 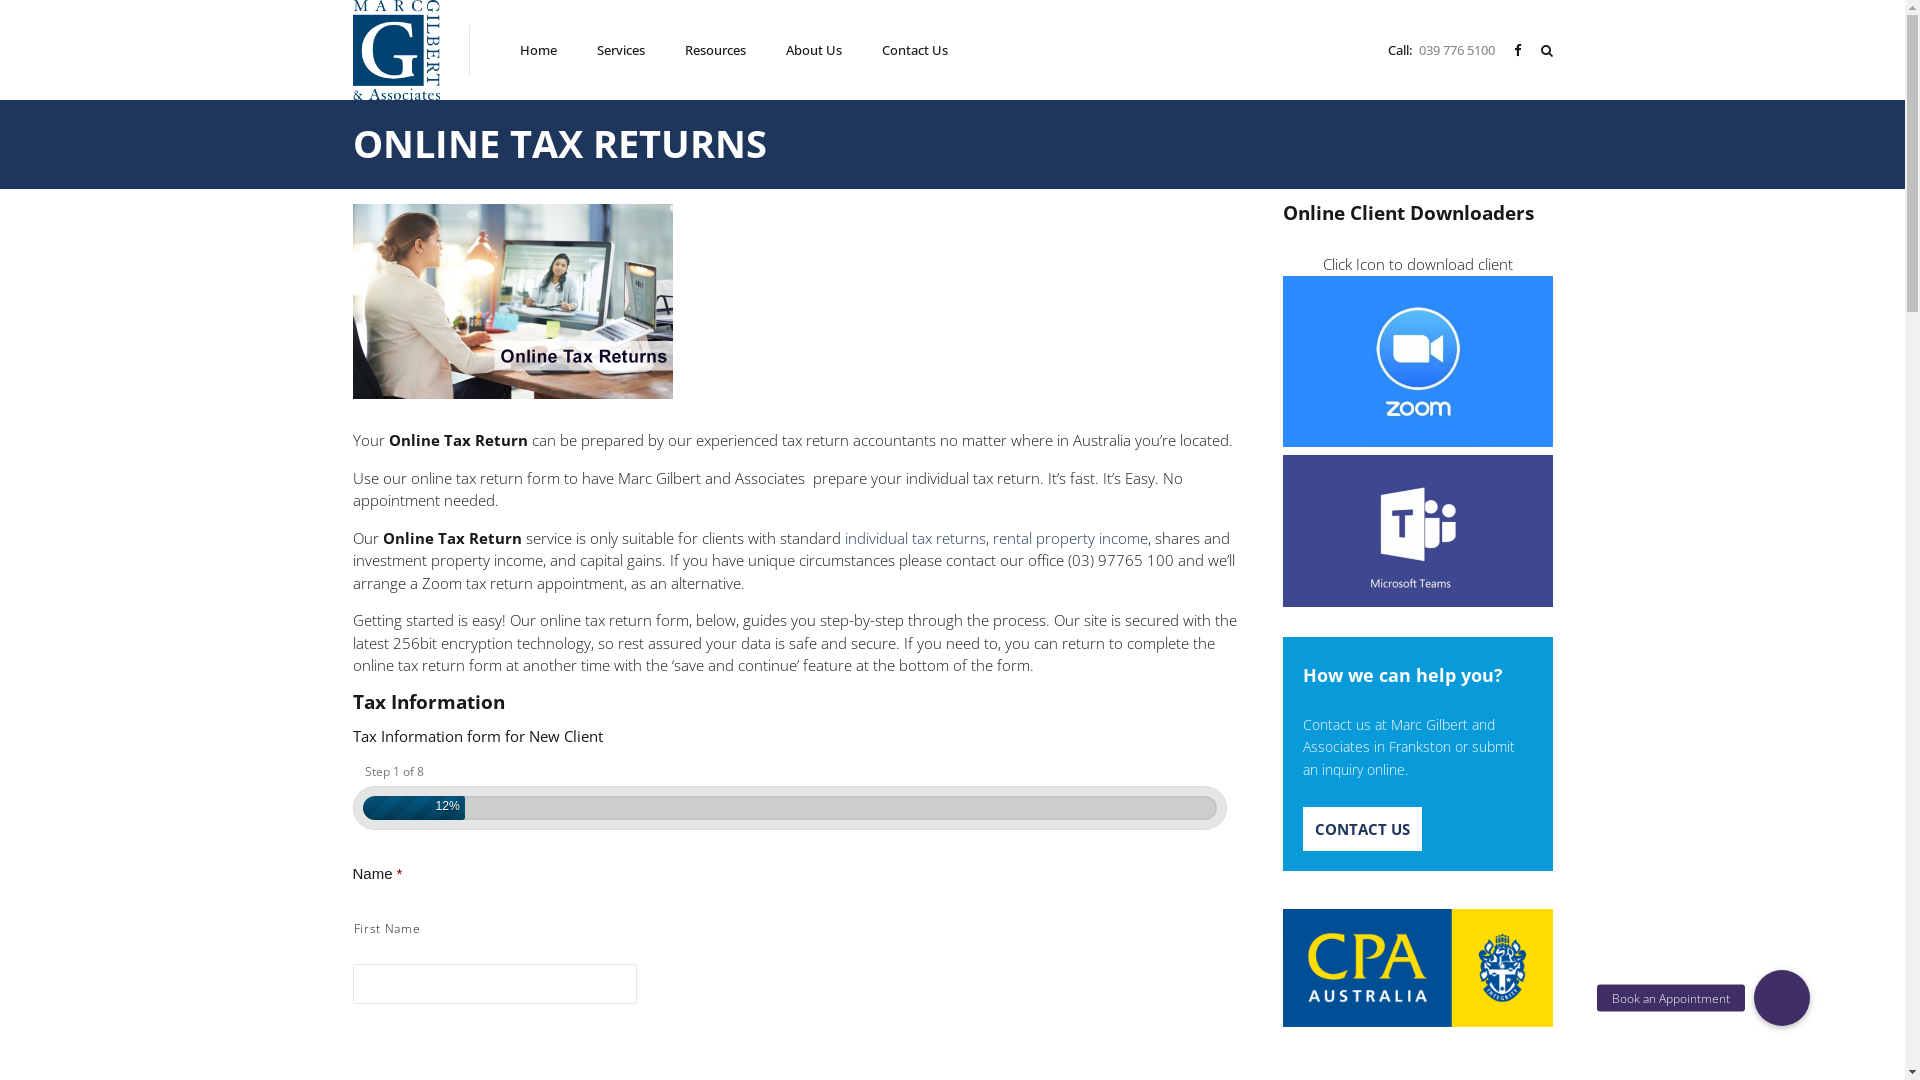 What do you see at coordinates (619, 49) in the screenshot?
I see `'Services'` at bounding box center [619, 49].